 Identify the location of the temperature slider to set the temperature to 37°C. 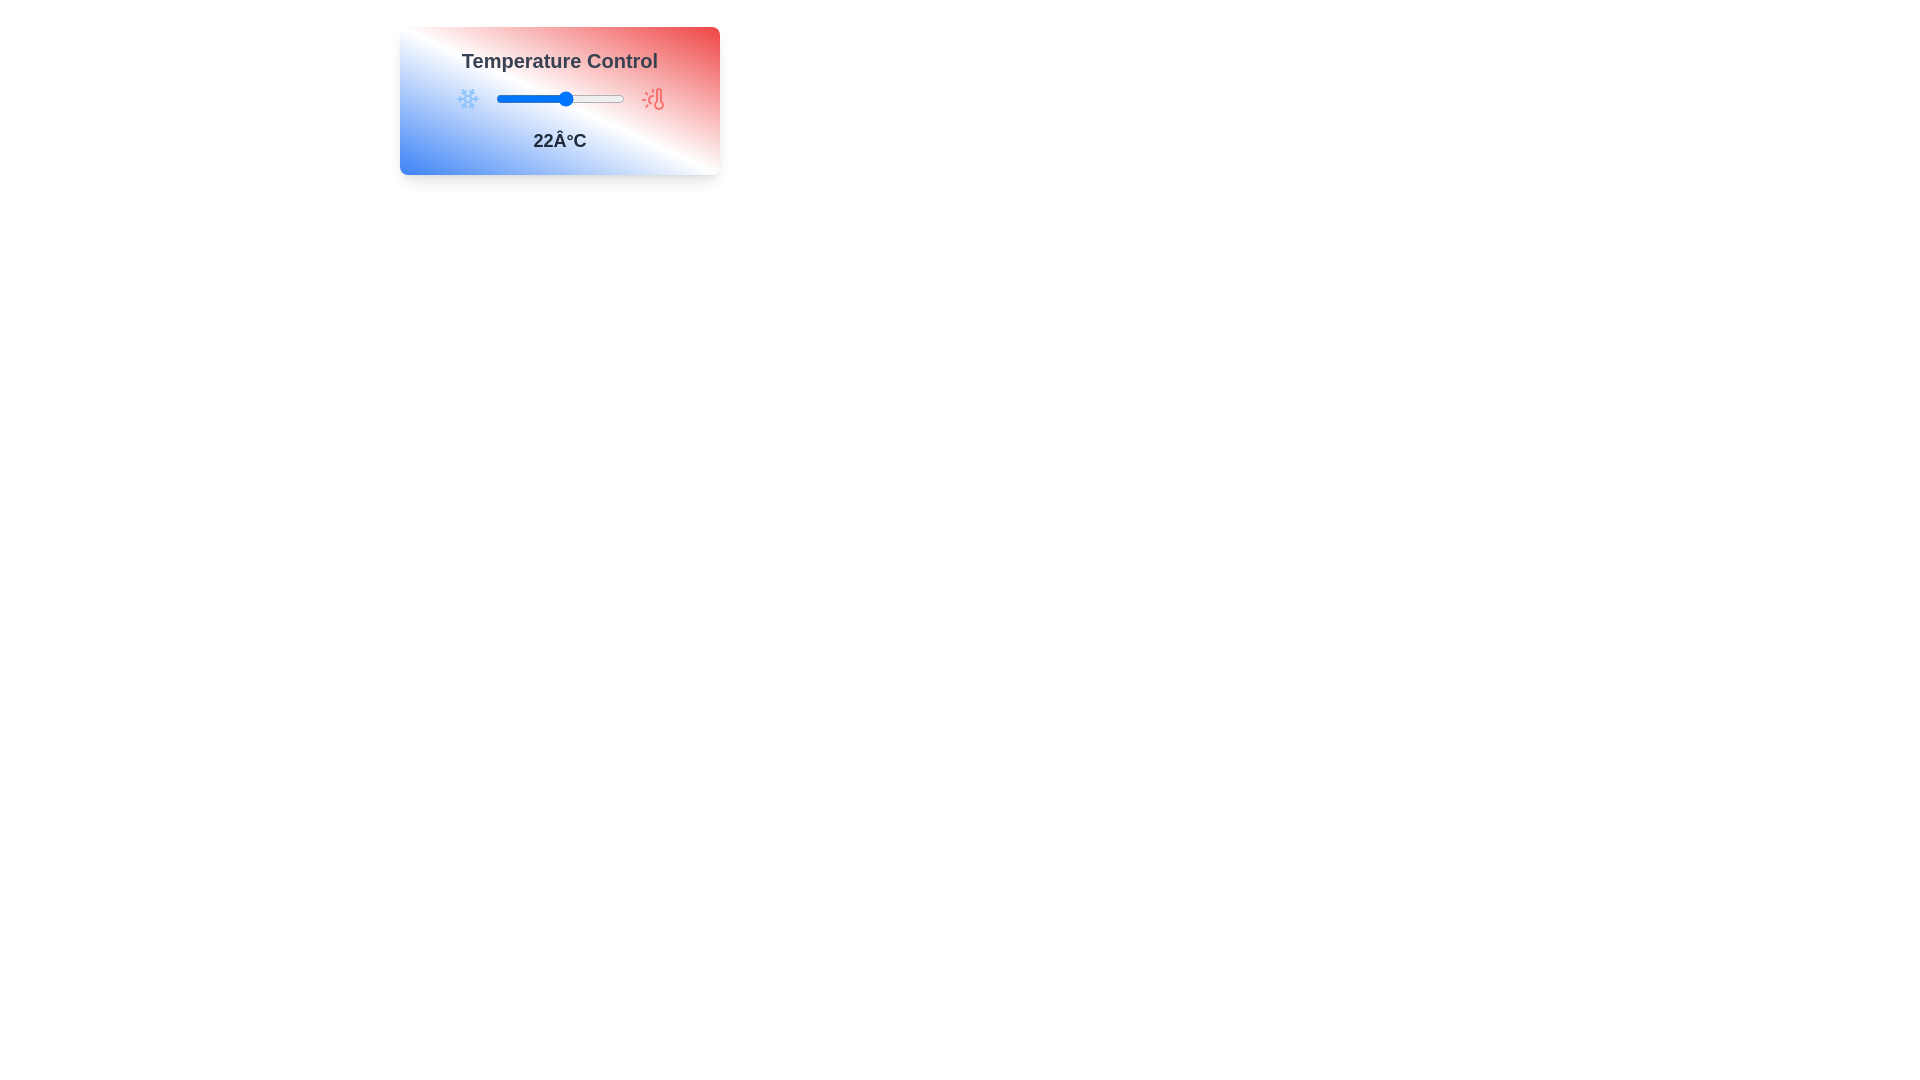
(613, 99).